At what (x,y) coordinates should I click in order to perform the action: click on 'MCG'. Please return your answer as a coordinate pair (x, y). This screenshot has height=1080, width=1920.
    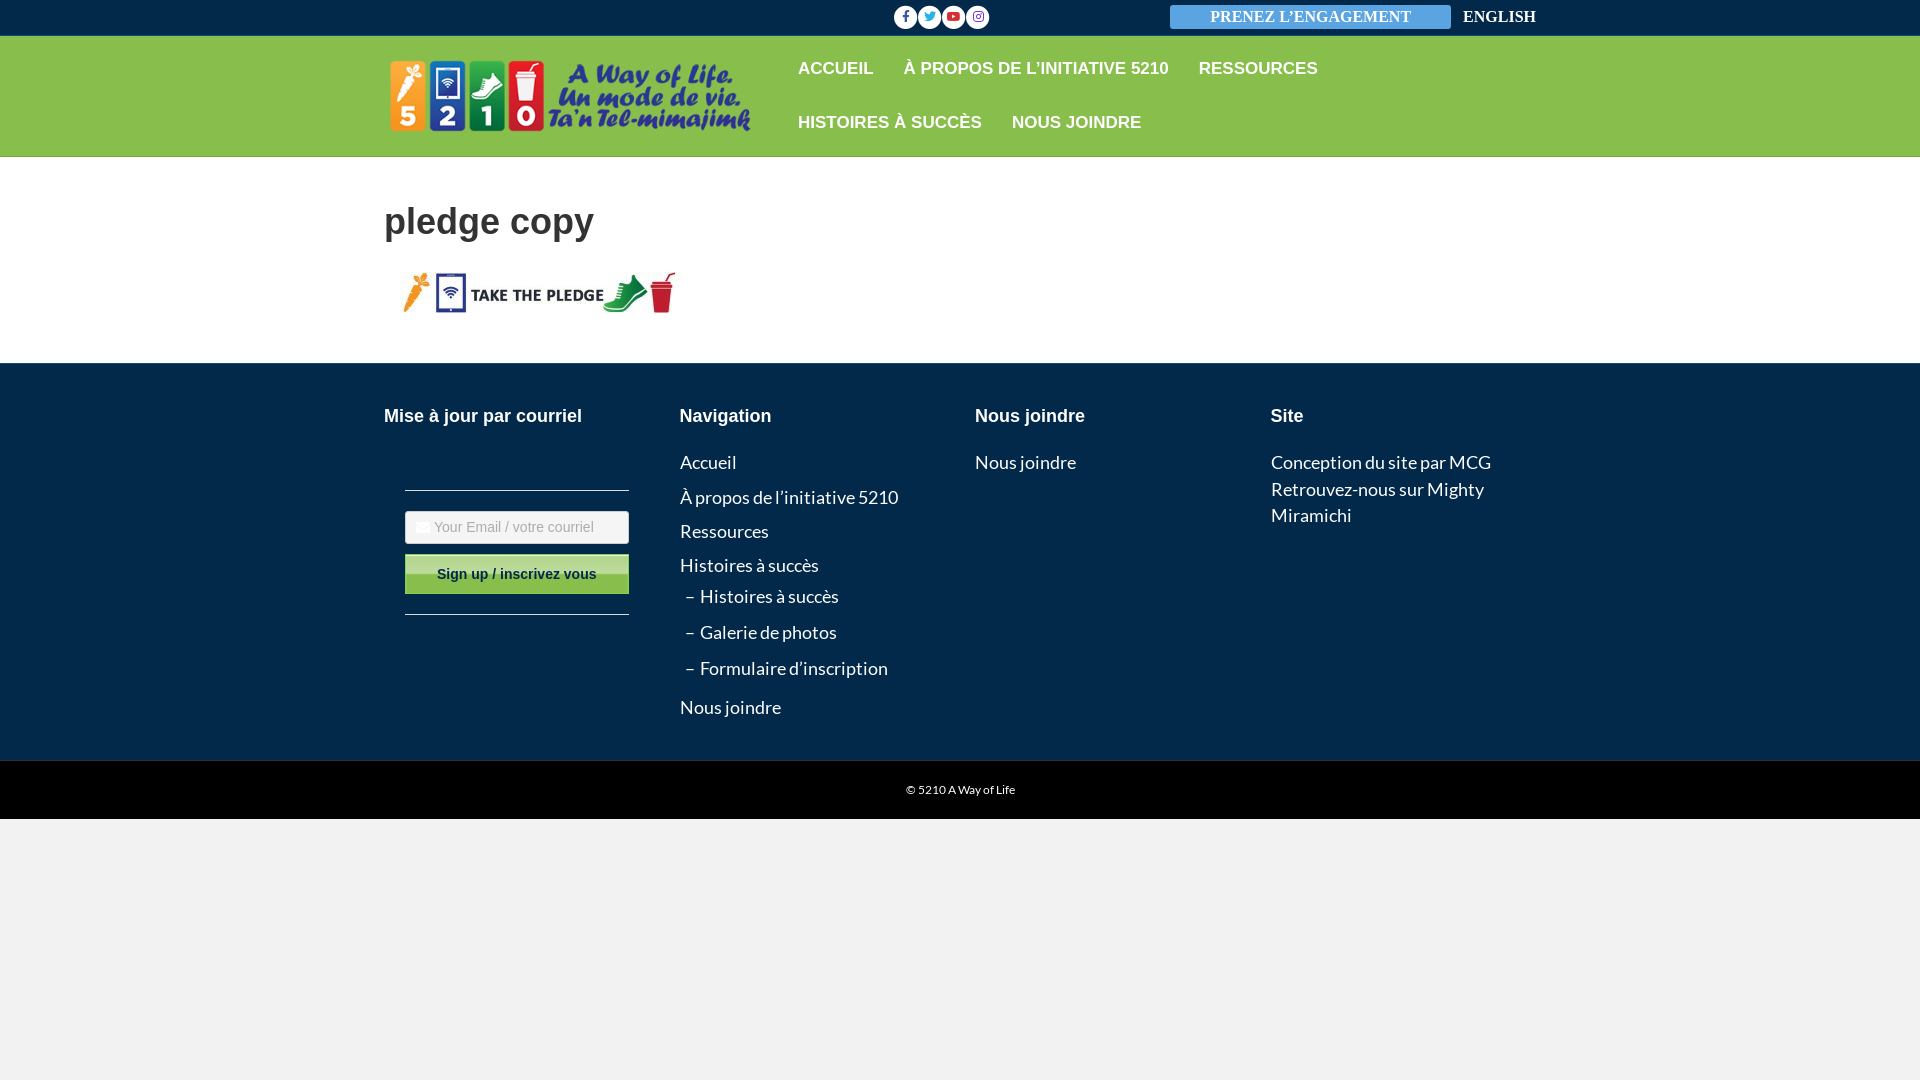
    Looking at the image, I should click on (1468, 462).